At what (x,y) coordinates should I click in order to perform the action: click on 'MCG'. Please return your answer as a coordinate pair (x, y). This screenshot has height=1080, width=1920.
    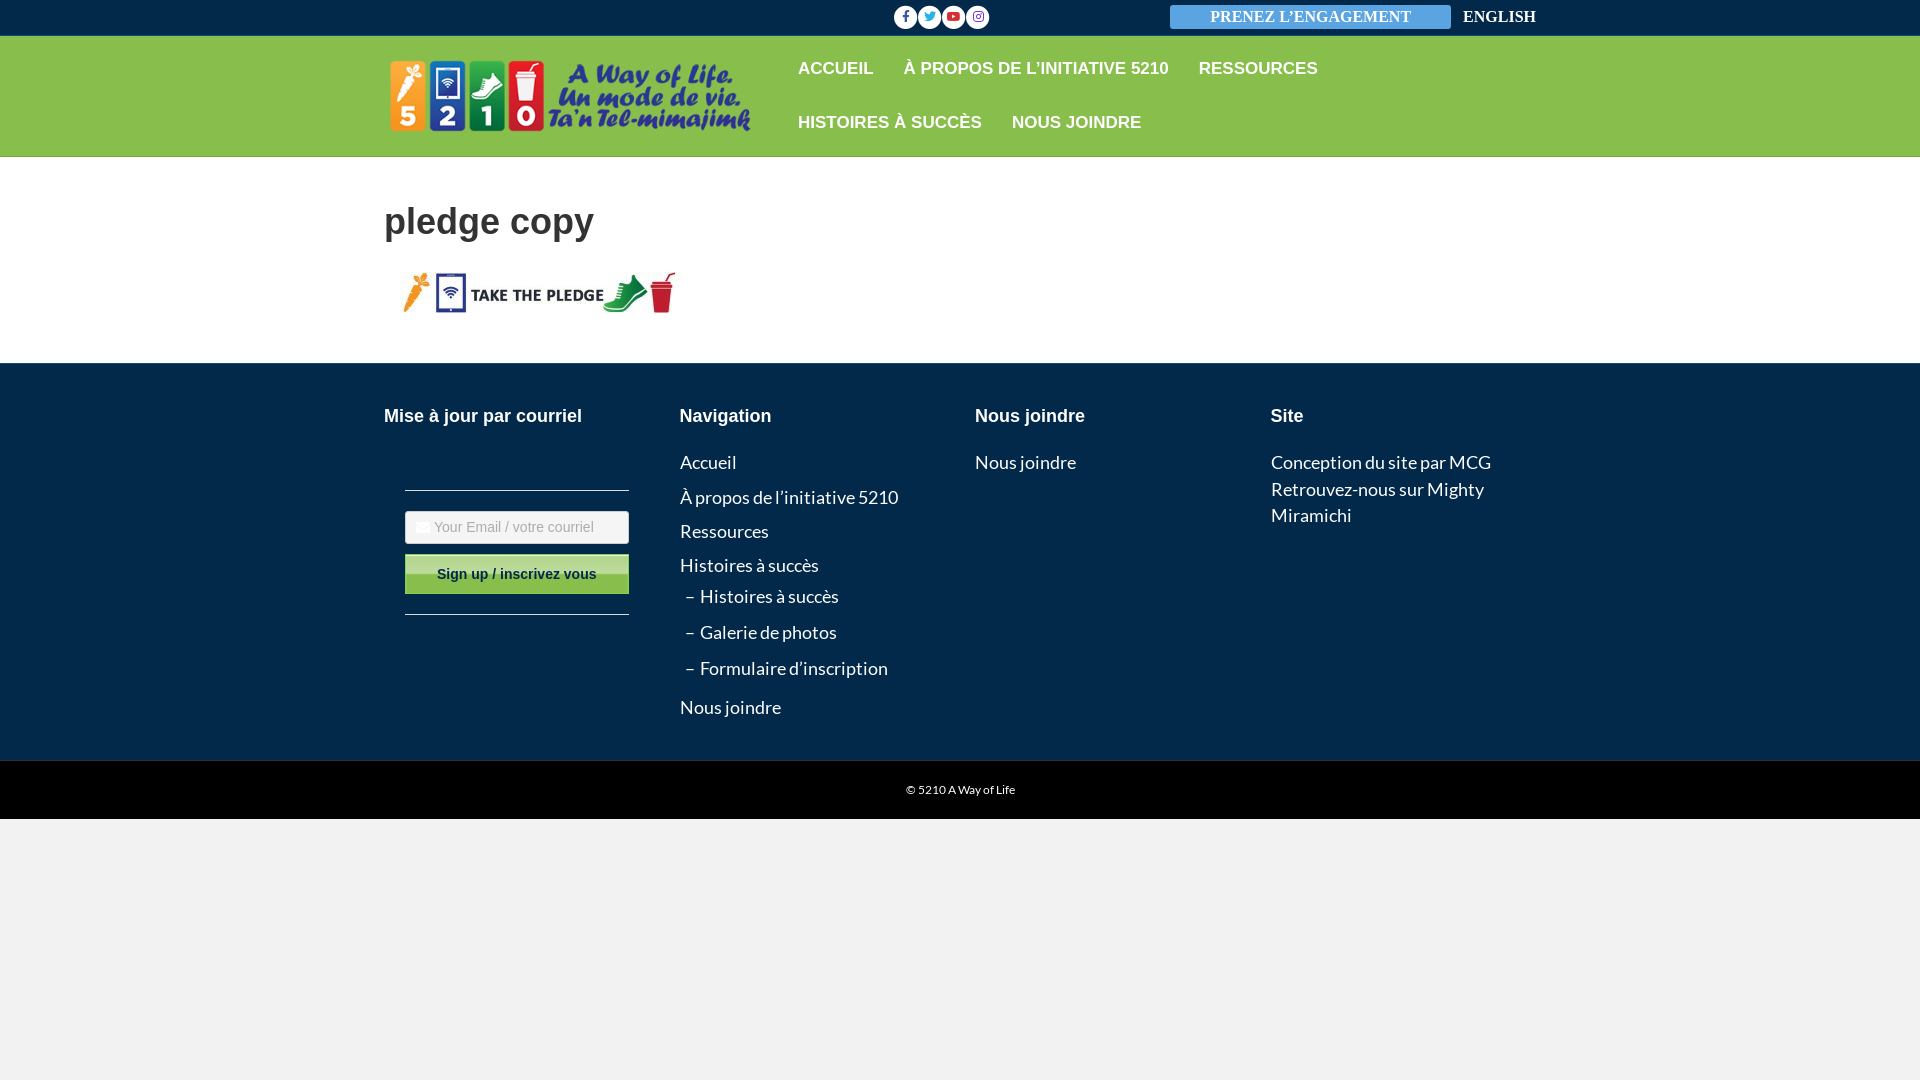
    Looking at the image, I should click on (1468, 462).